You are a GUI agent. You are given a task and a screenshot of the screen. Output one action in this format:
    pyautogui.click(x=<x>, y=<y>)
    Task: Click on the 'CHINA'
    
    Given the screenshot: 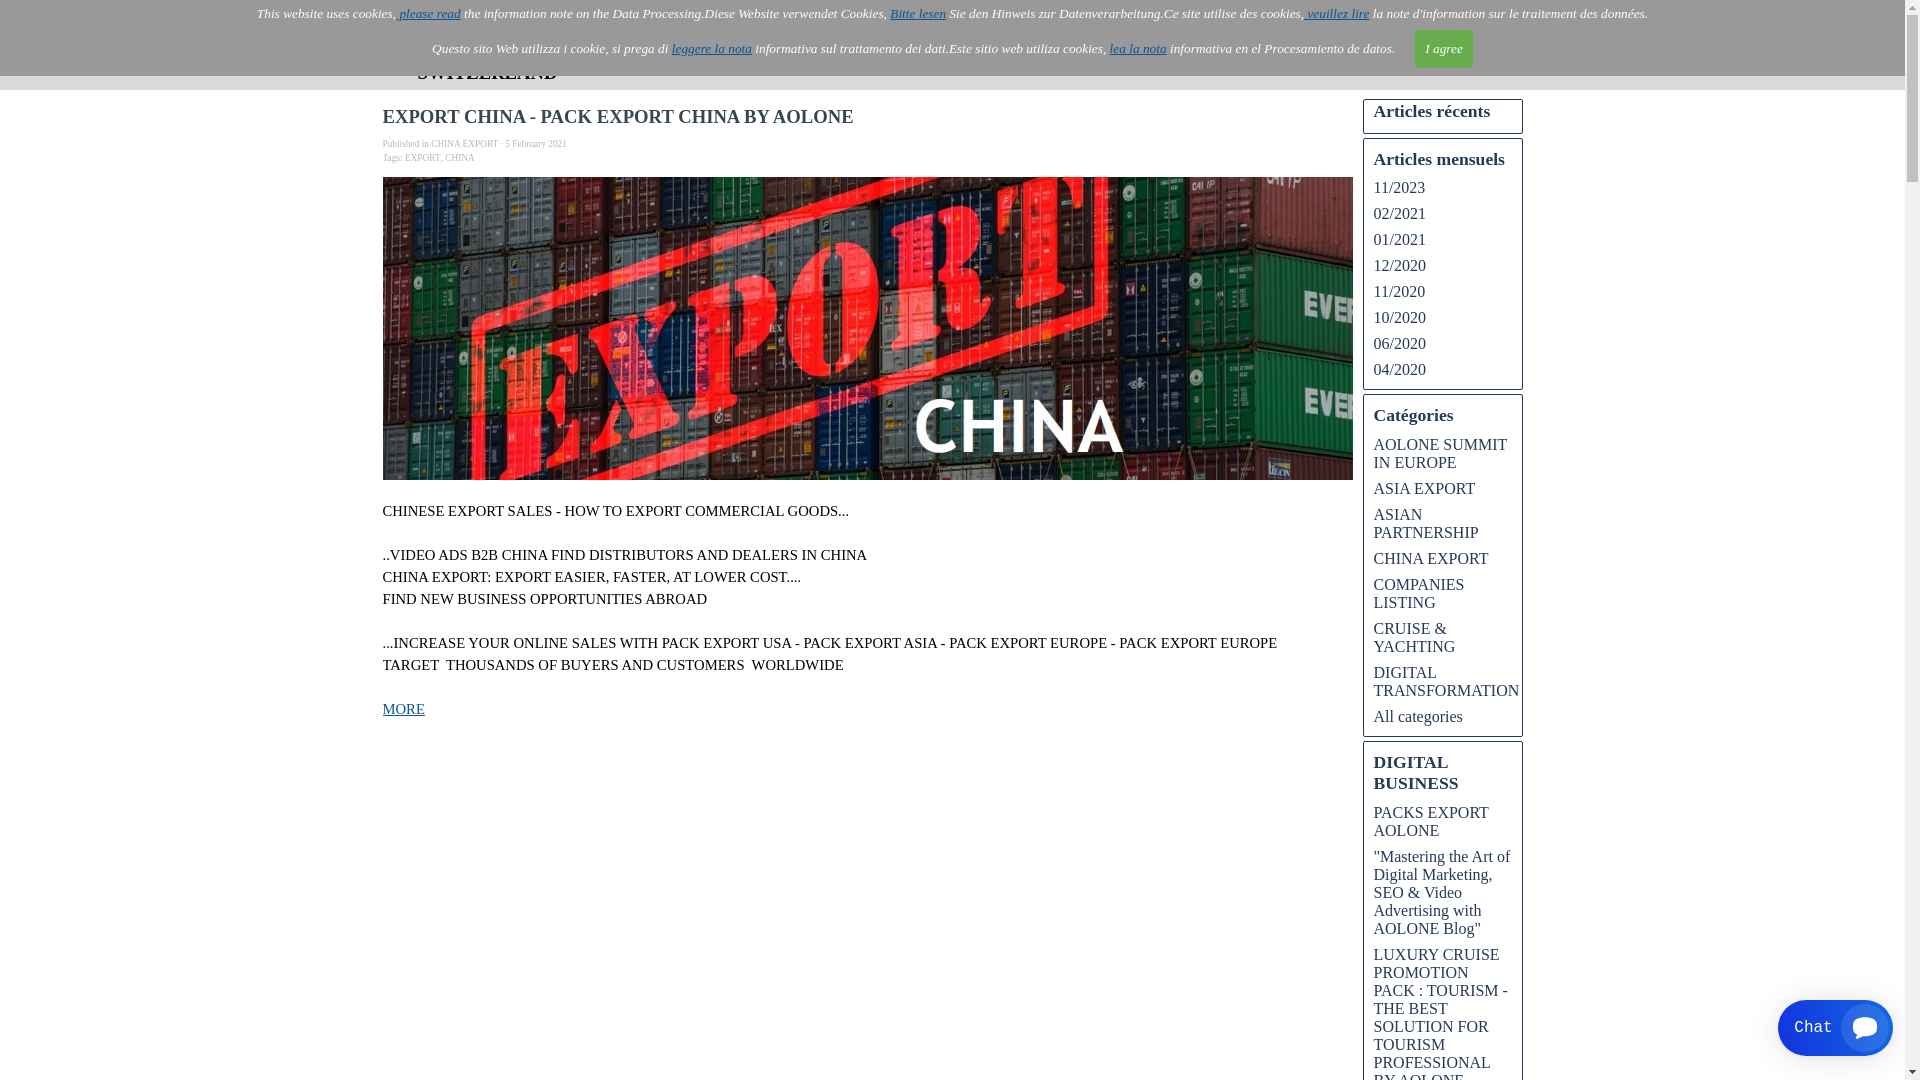 What is the action you would take?
    pyautogui.click(x=459, y=157)
    